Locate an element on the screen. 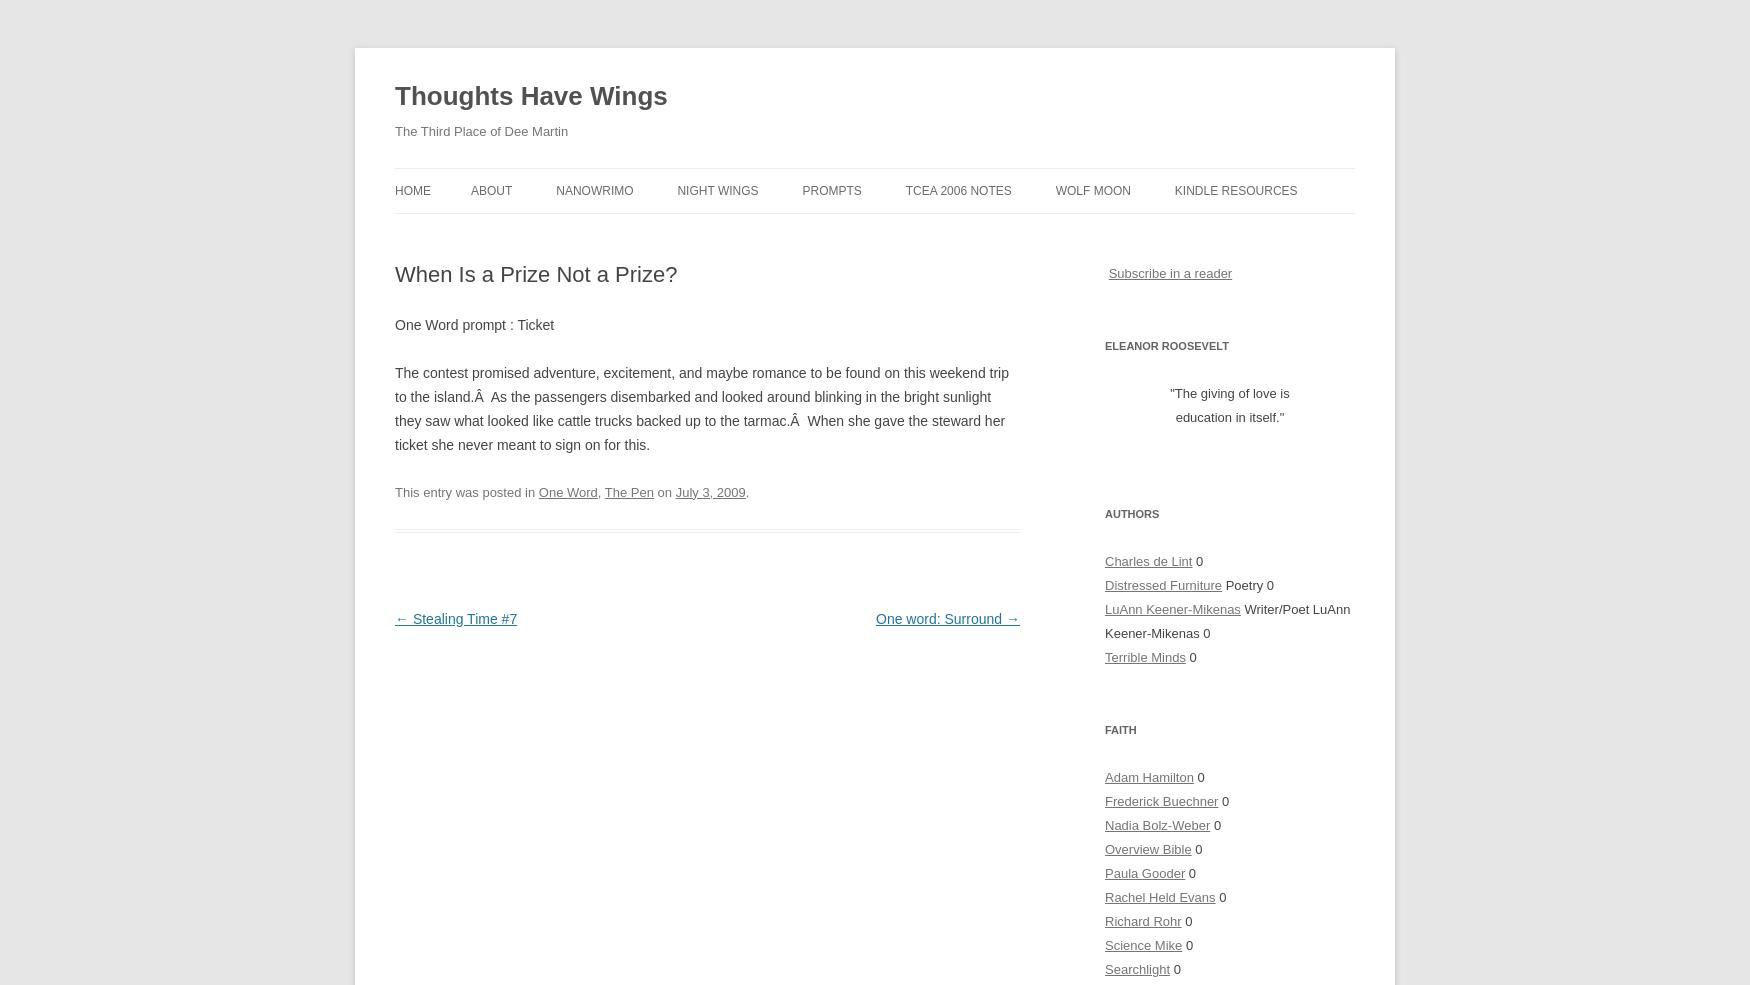  'Home' is located at coordinates (412, 190).